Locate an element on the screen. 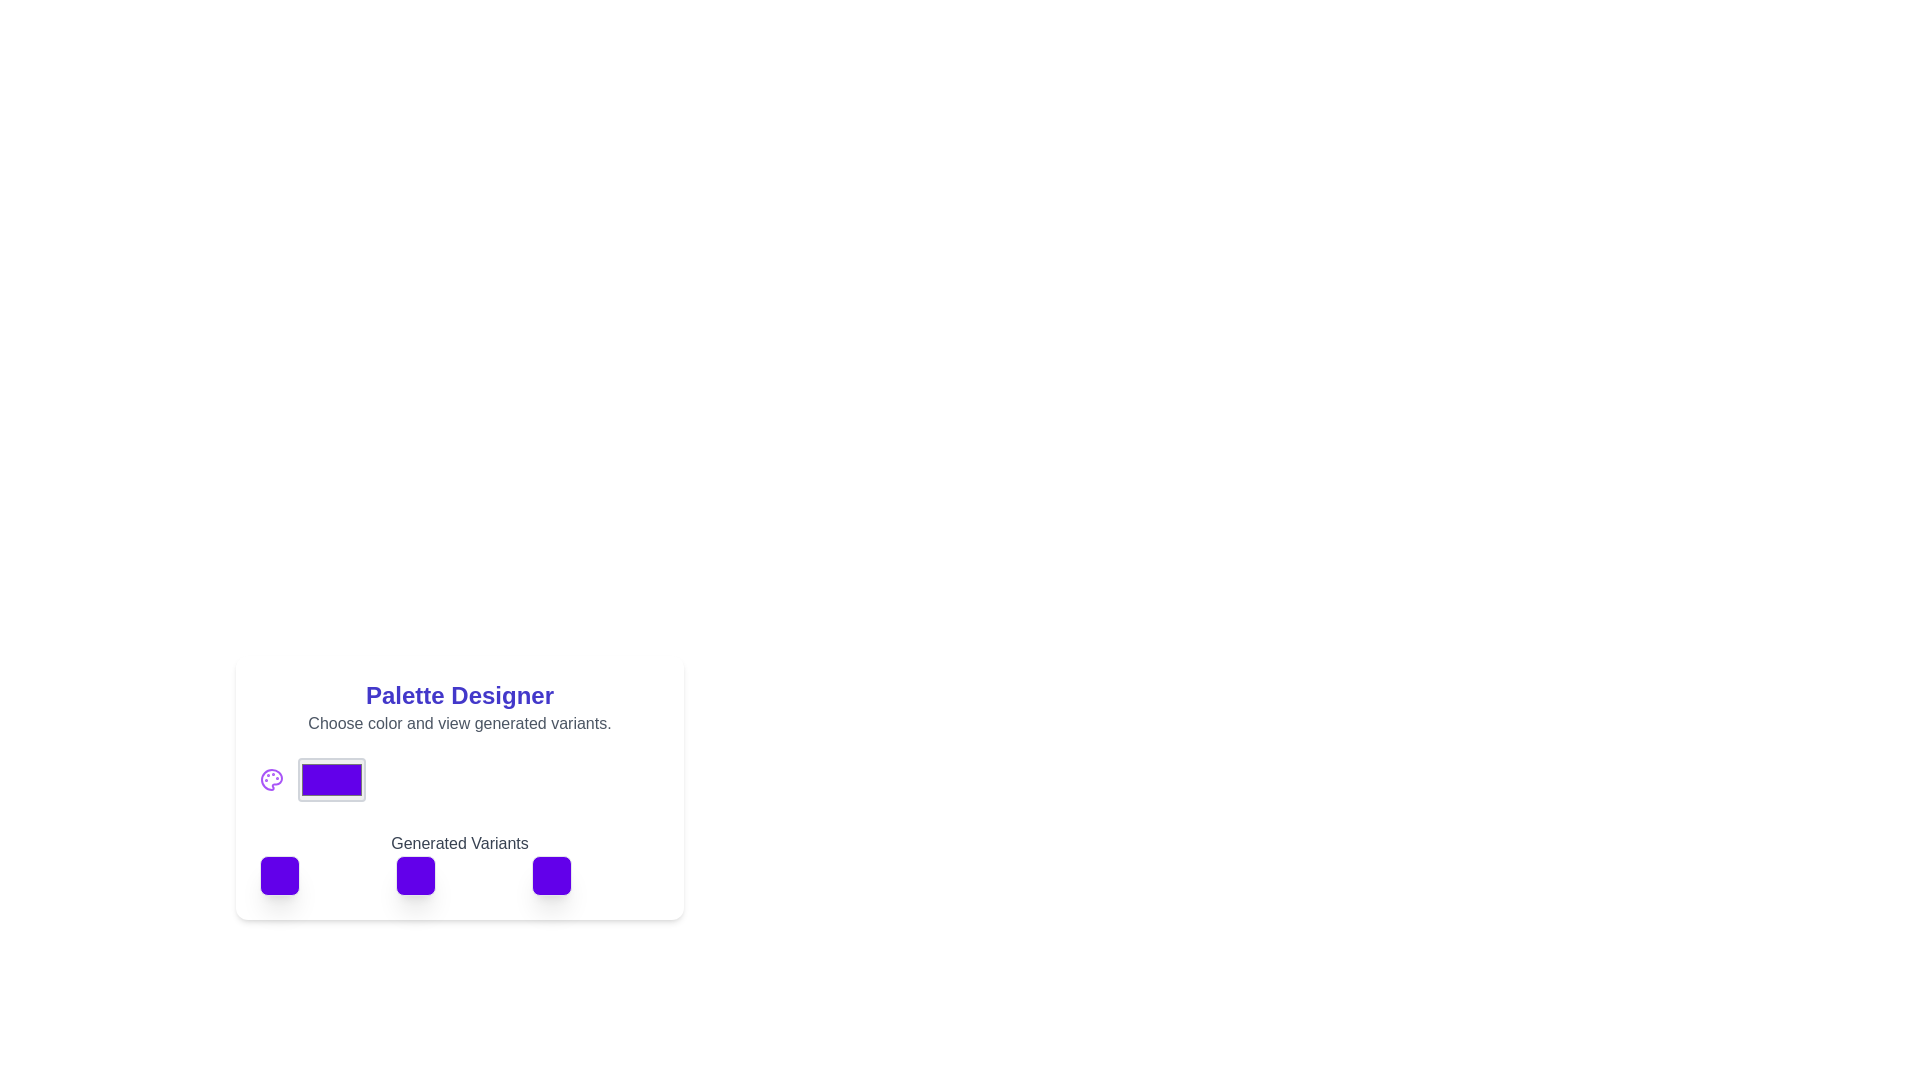 The image size is (1920, 1080). the decorative icon for color or palette selection located in the top-left of the 'flex items-center space-x-4' group, adjacent to the rectangular color input box is located at coordinates (271, 778).